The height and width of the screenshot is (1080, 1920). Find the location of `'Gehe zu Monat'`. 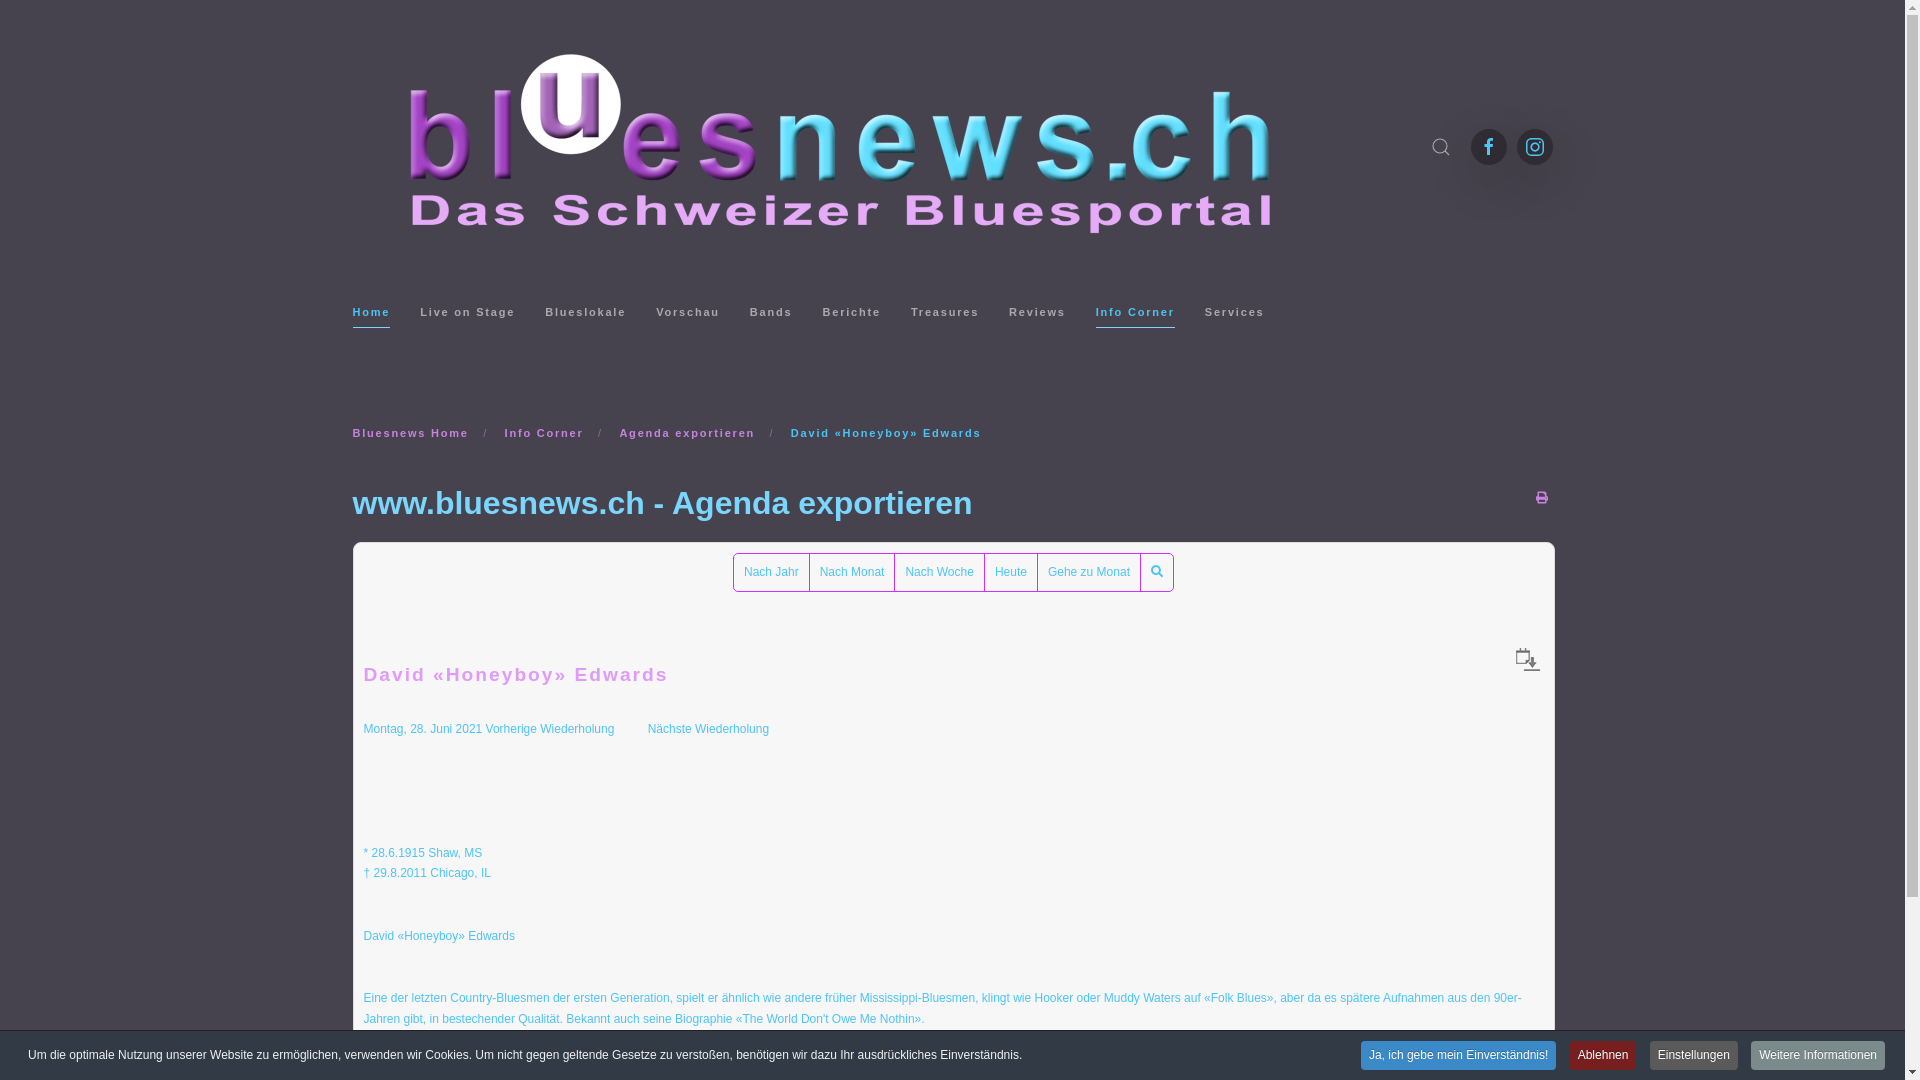

'Gehe zu Monat' is located at coordinates (1037, 572).